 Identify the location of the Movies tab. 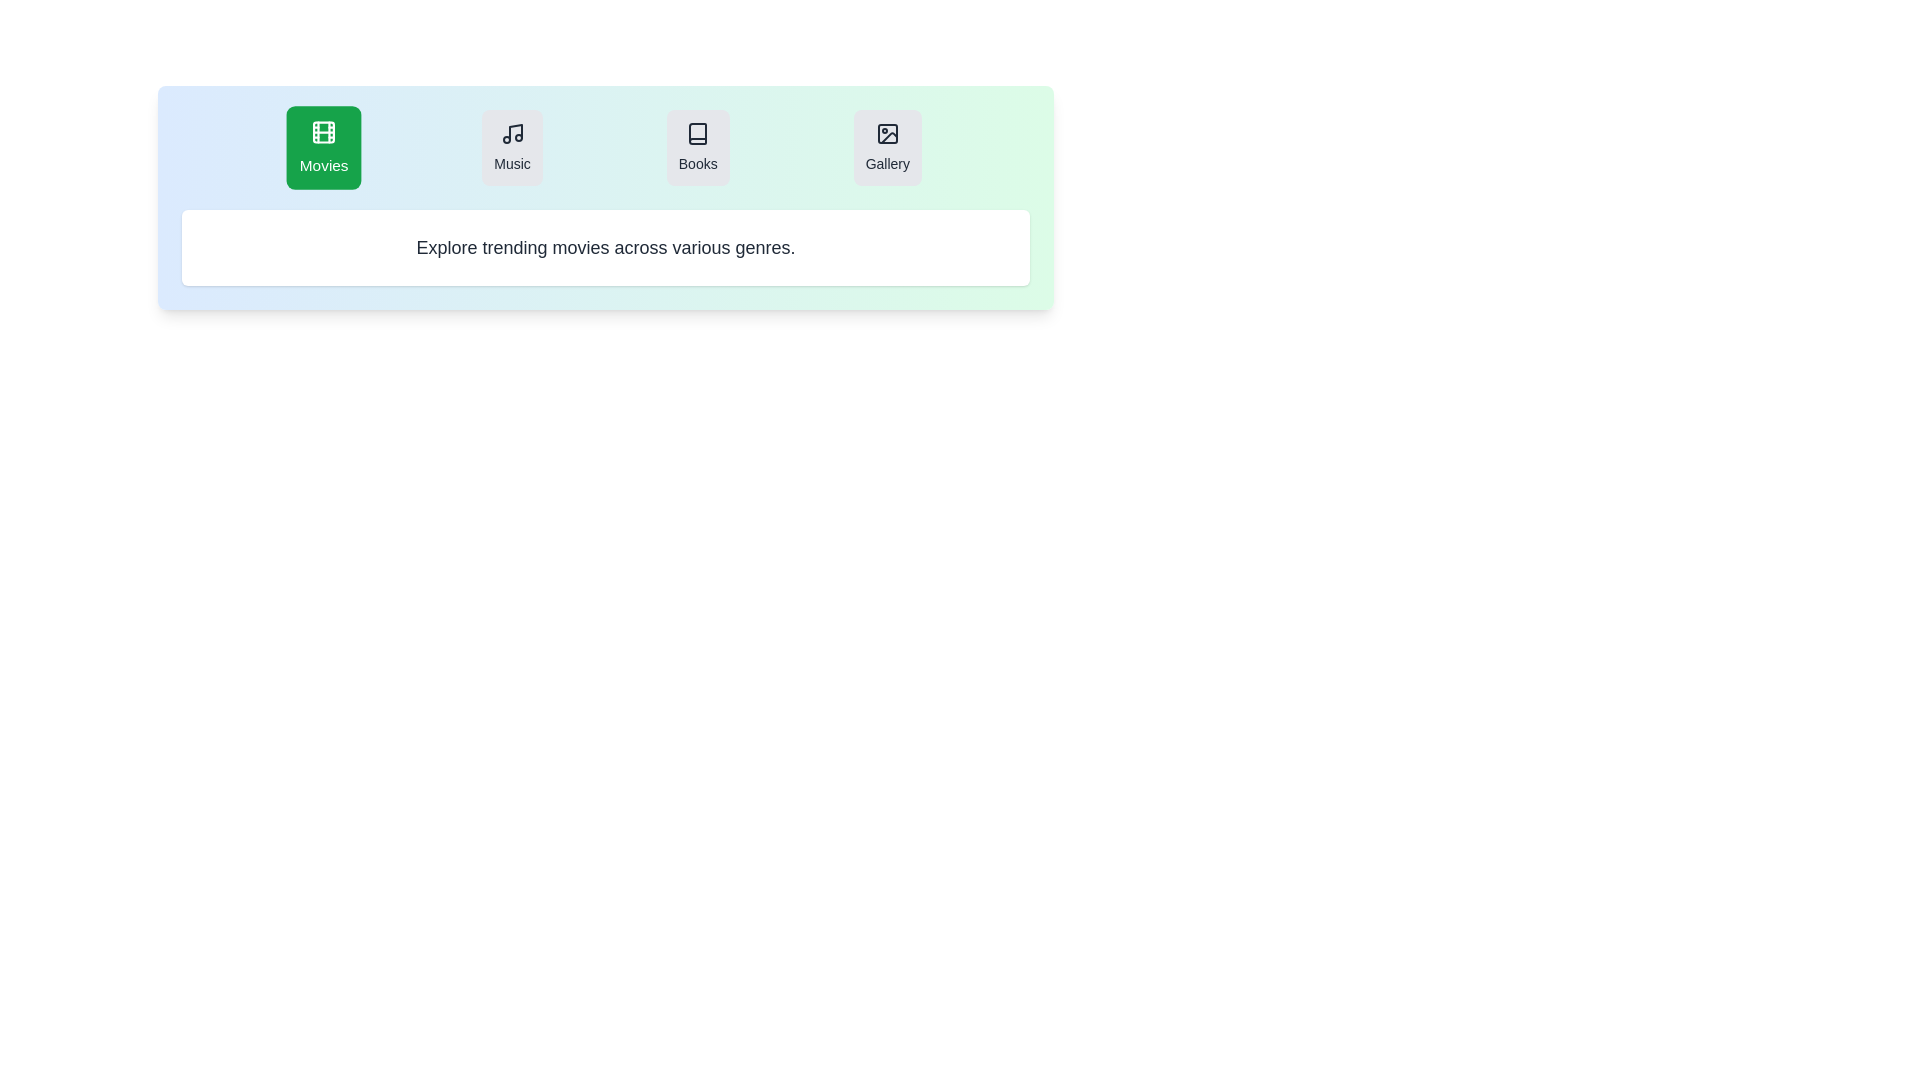
(324, 146).